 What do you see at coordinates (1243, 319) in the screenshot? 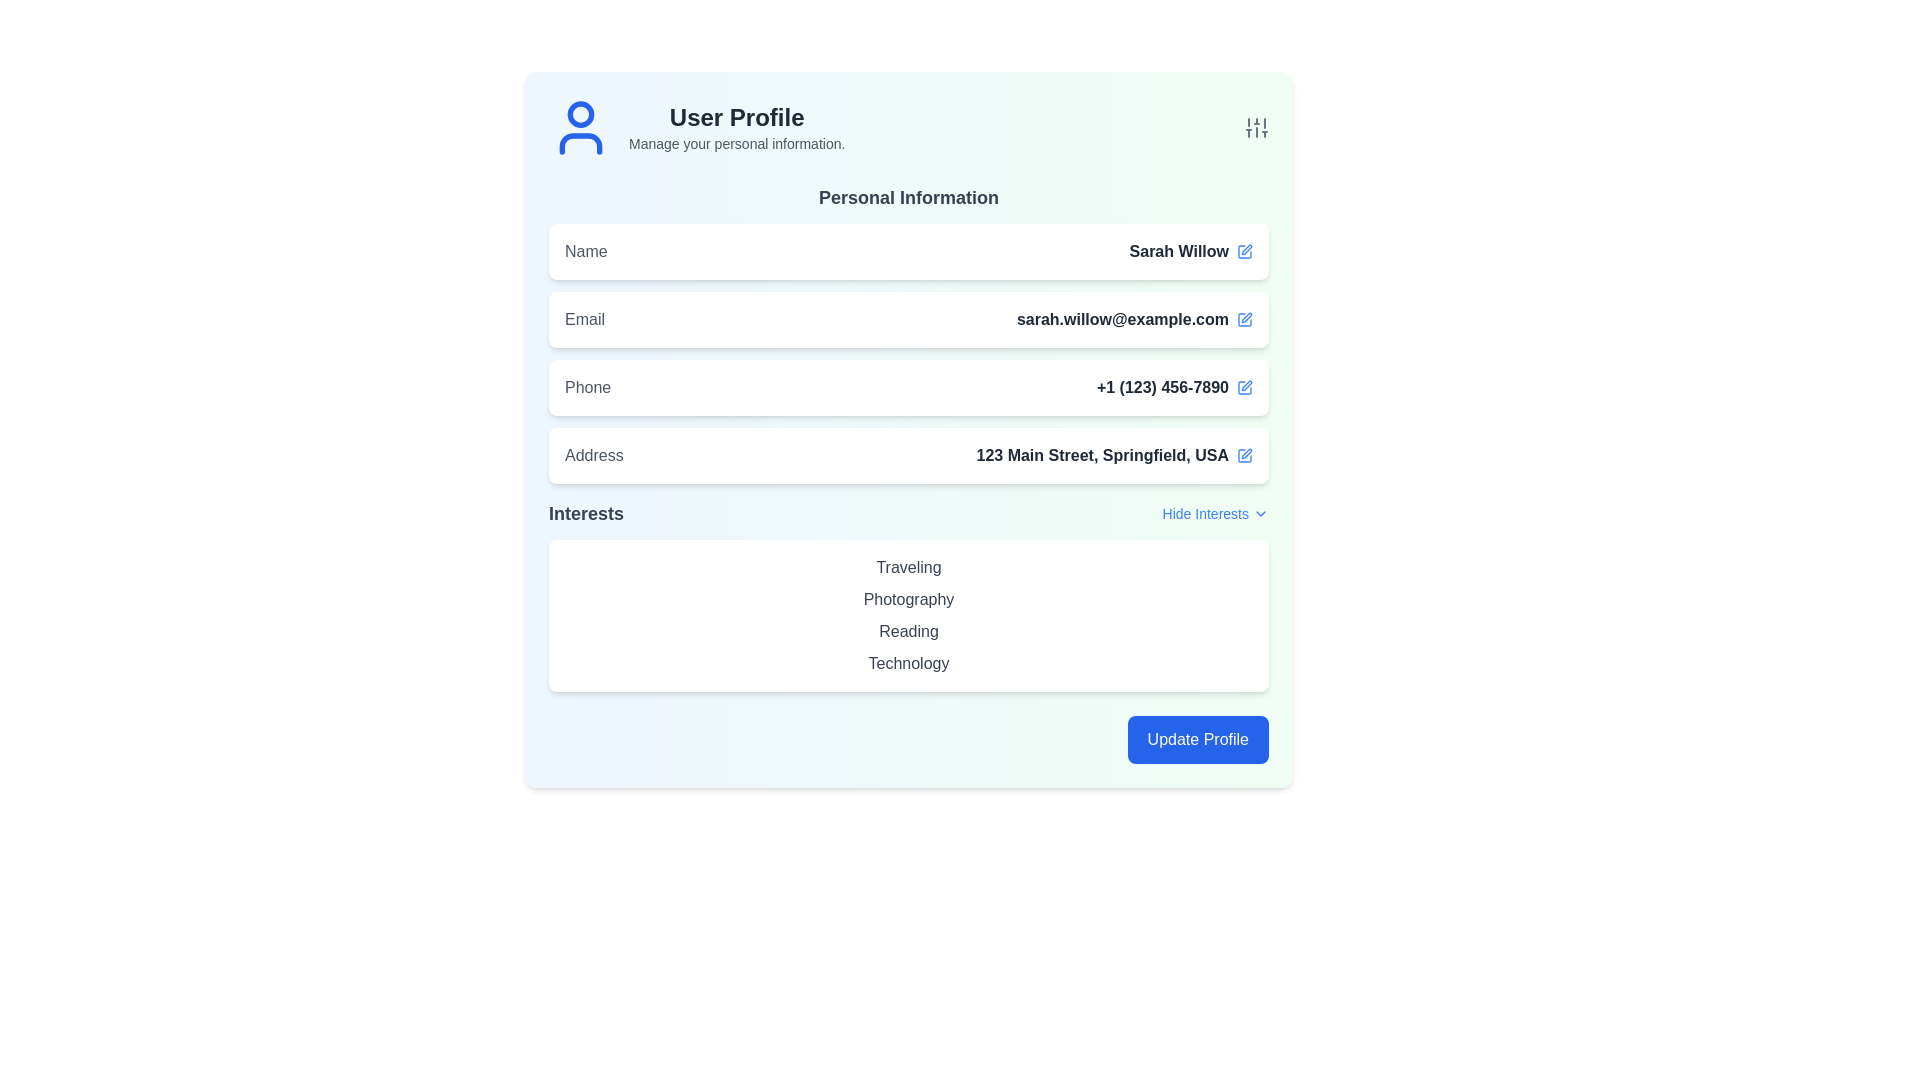
I see `the edit icon located at the far right of the email information row, next to 'sarah.willow@example.com', to initiate the editing of the email address` at bounding box center [1243, 319].